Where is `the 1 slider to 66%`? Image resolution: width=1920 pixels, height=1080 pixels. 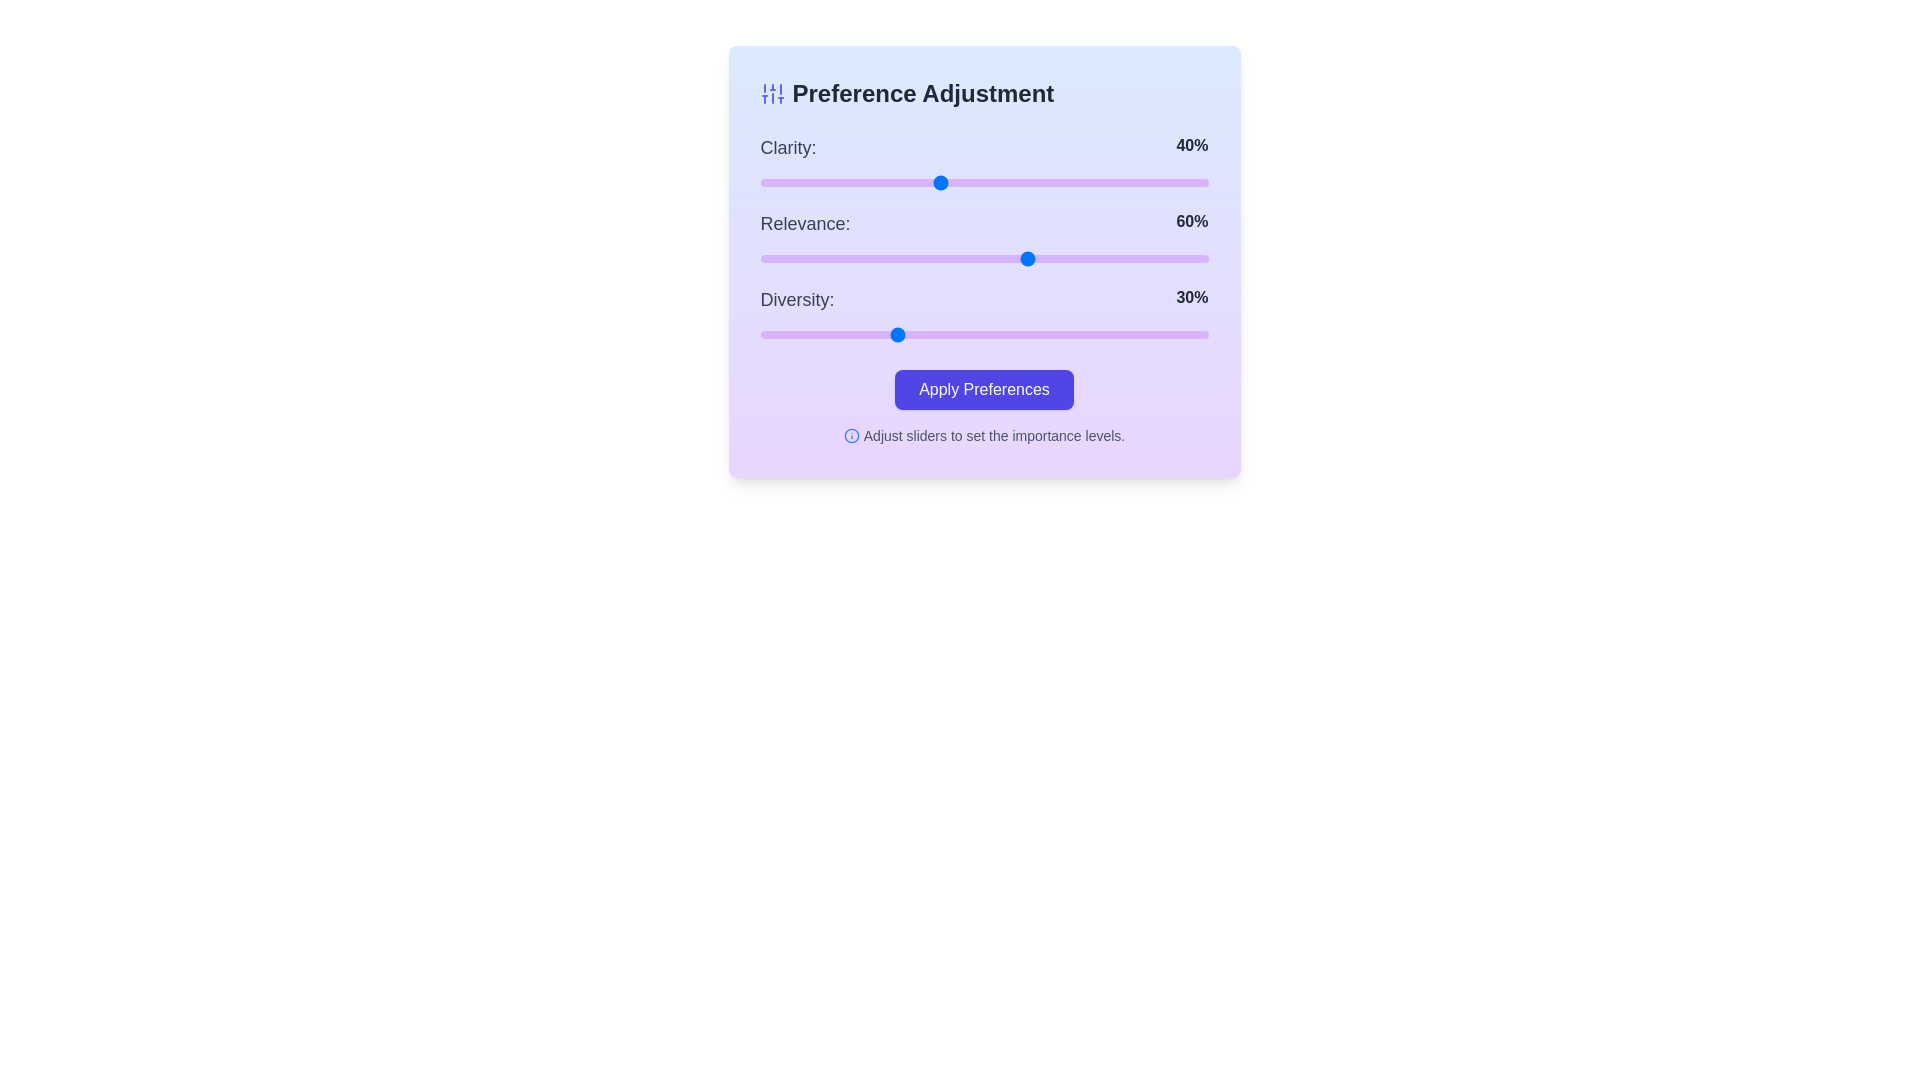
the 1 slider to 66% is located at coordinates (1055, 257).